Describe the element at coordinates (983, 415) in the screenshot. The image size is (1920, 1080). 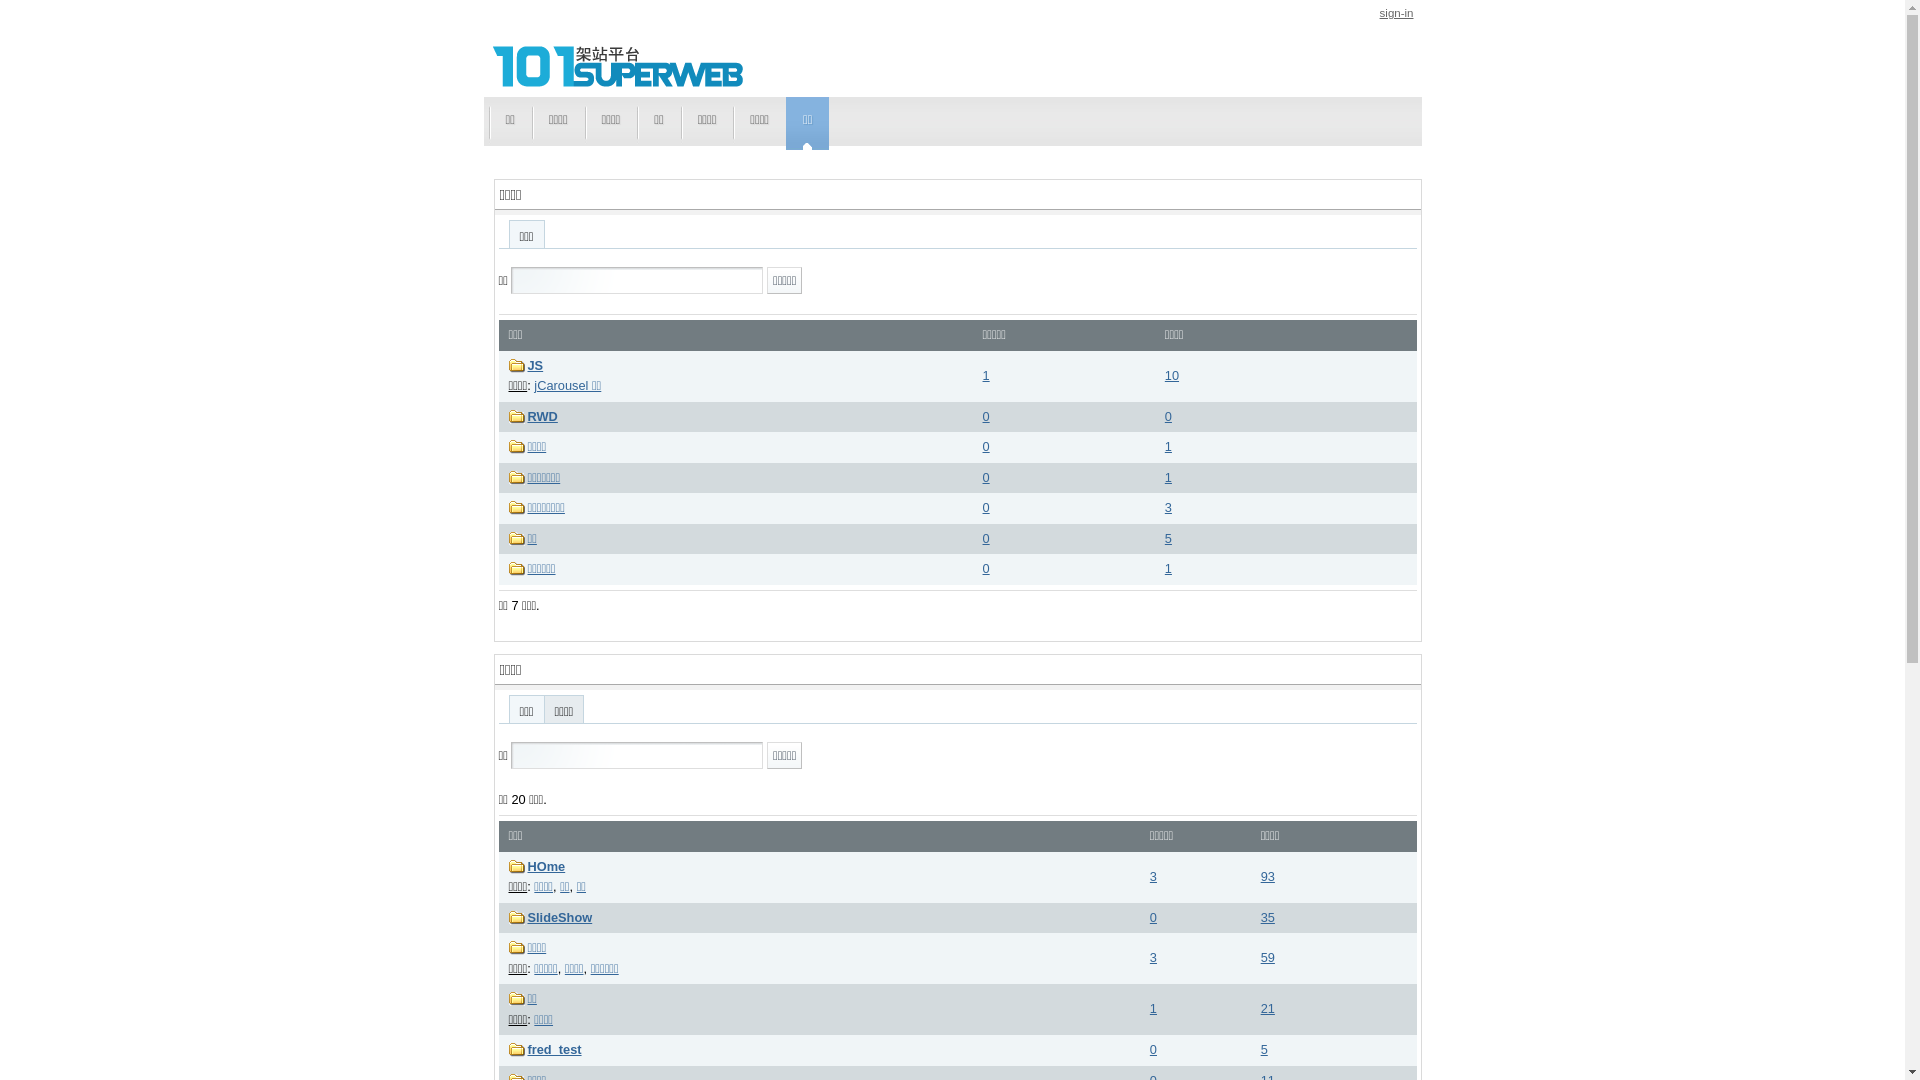
I see `'0'` at that location.